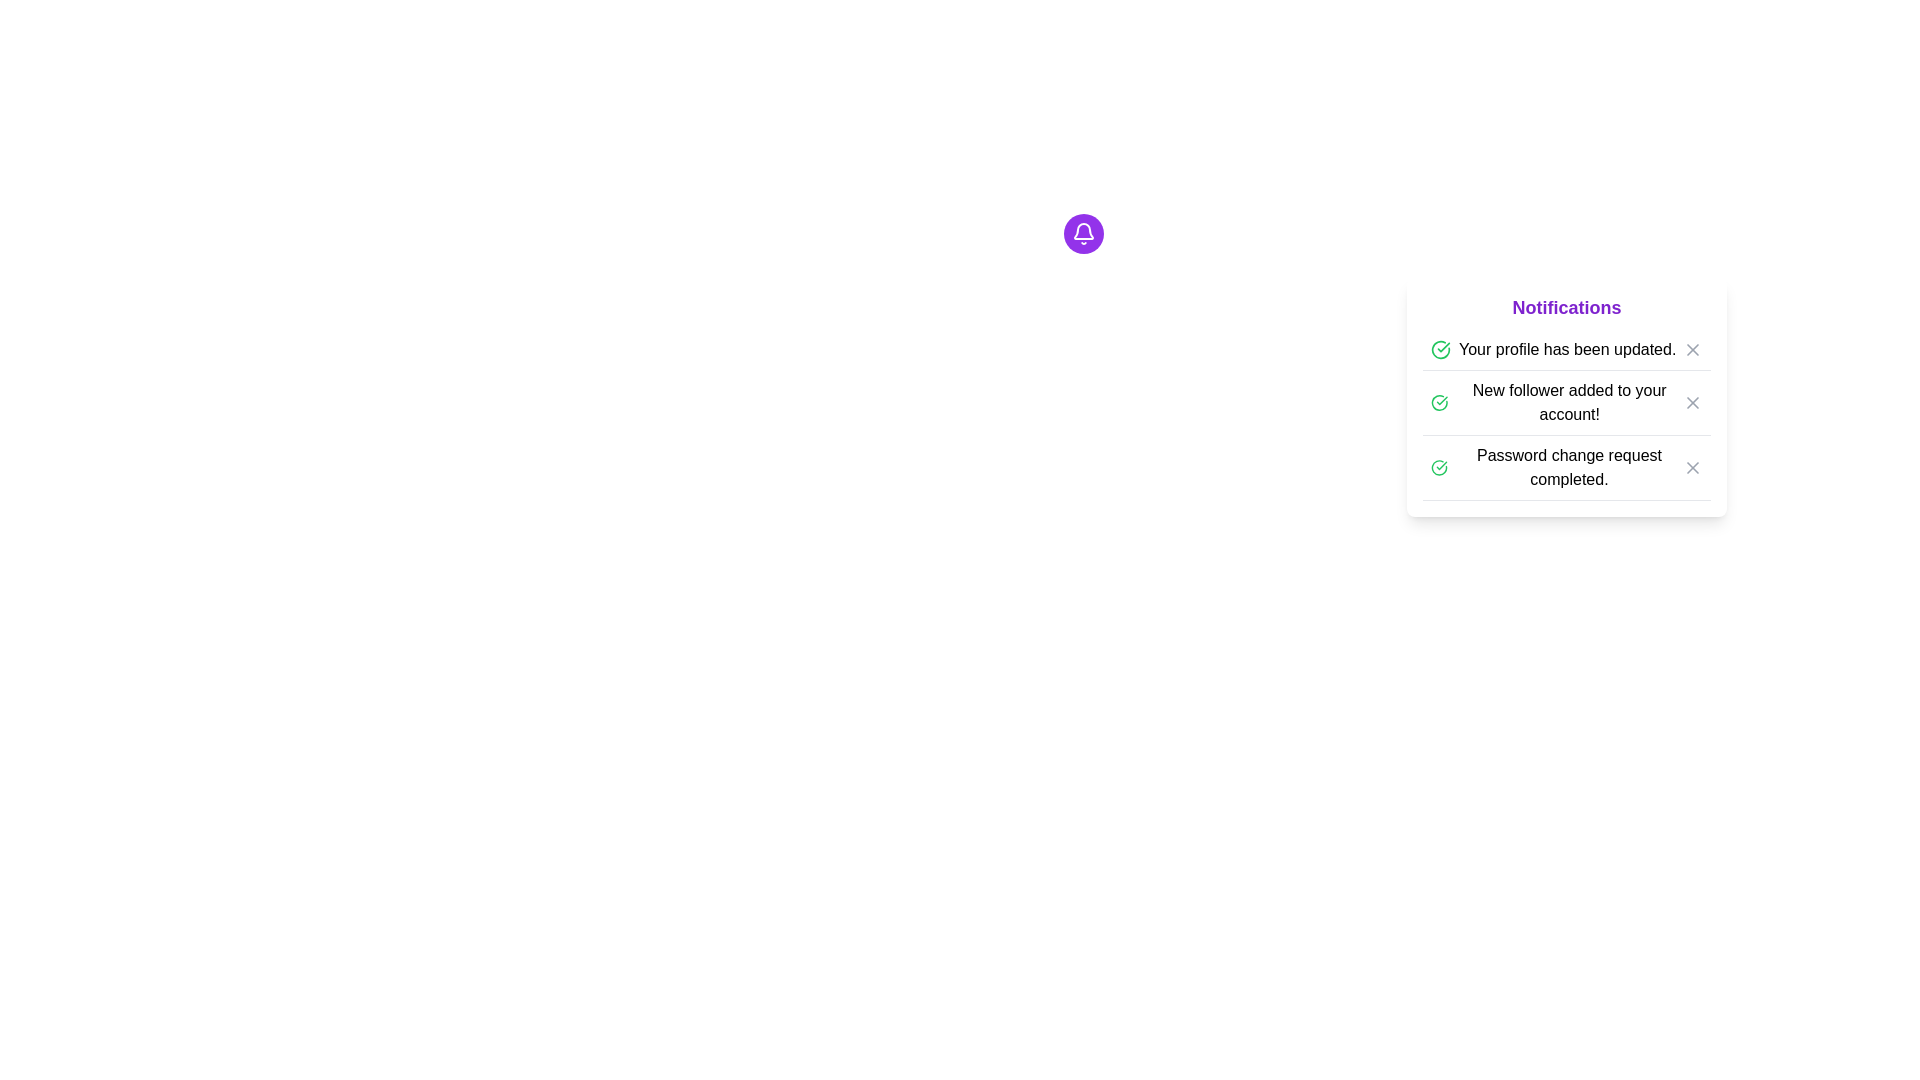  What do you see at coordinates (1565, 308) in the screenshot?
I see `text label that serves as the header for the notifications section located at the top of the notification panel` at bounding box center [1565, 308].